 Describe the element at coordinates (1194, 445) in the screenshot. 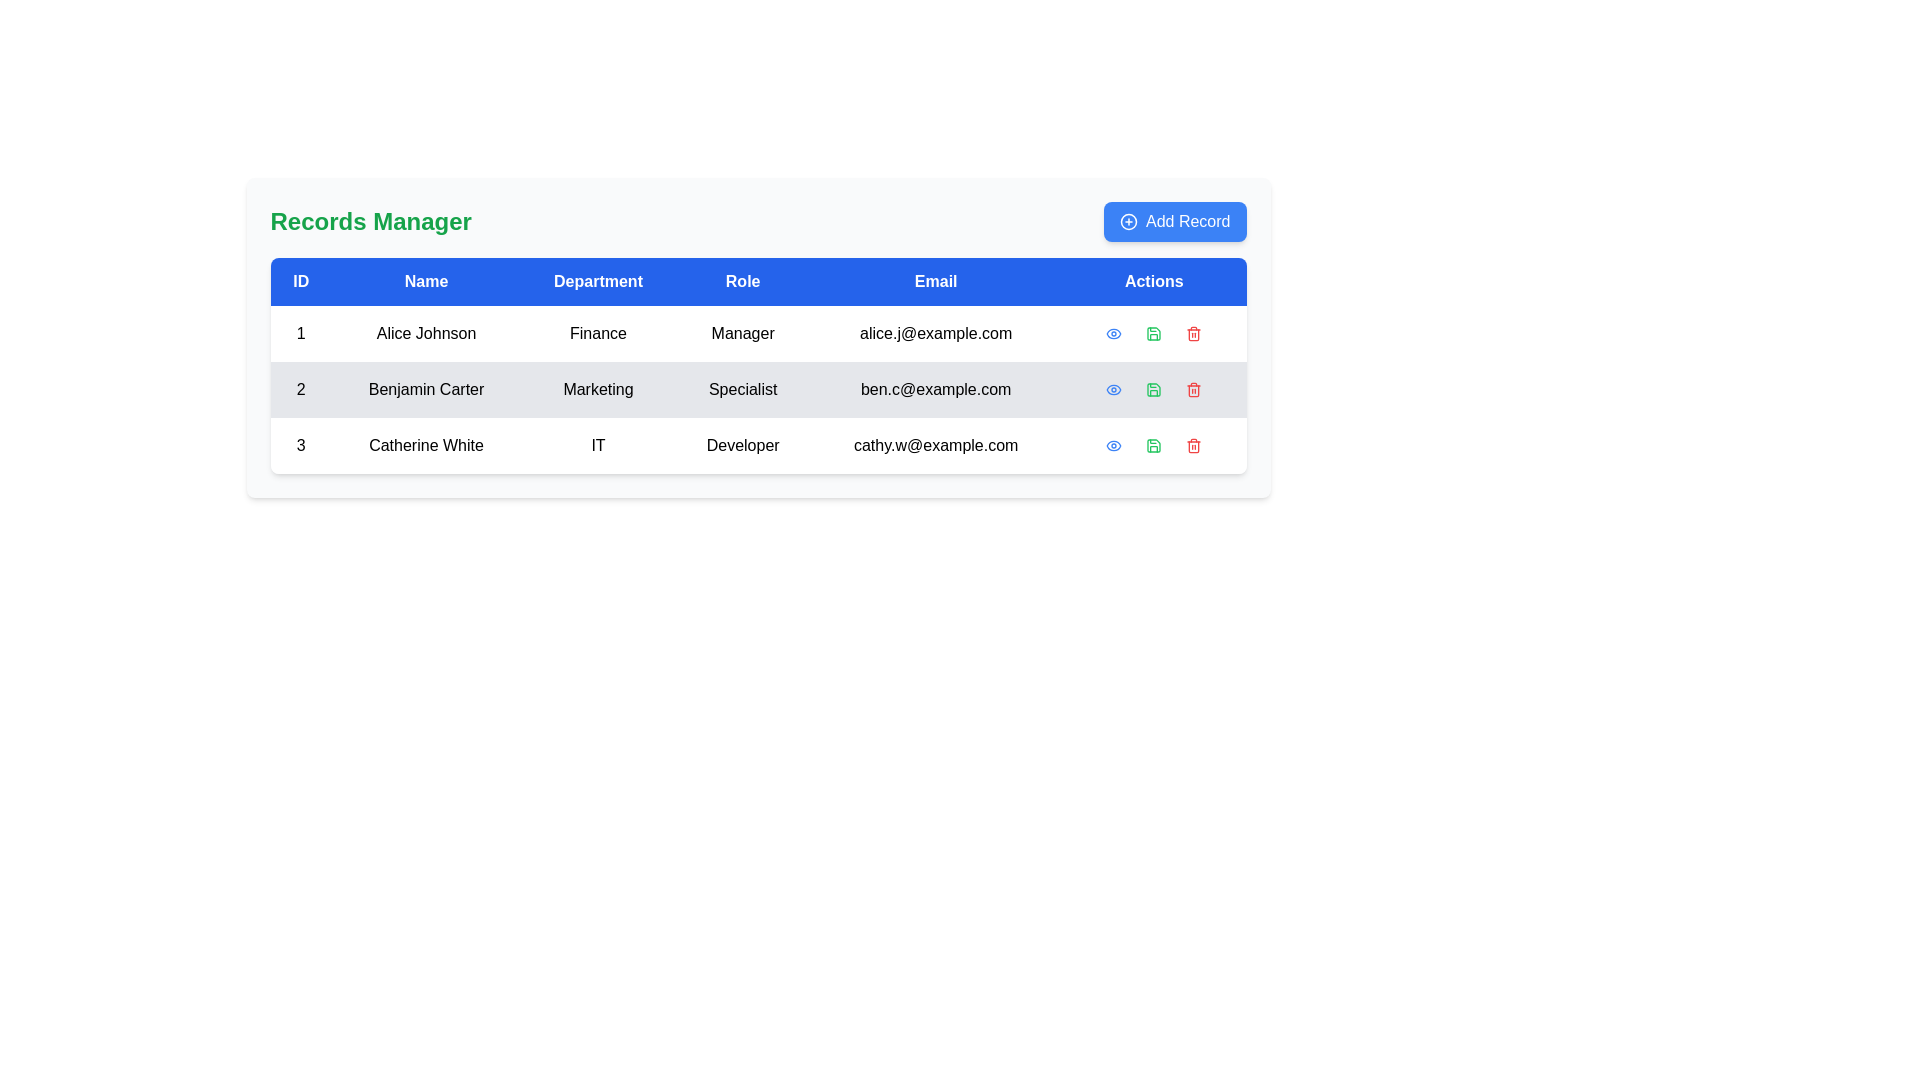

I see `the red trash bin icon button representing the delete action for user Catherine White, which is the third interactive element in the last column of the third row in the table layout` at that location.